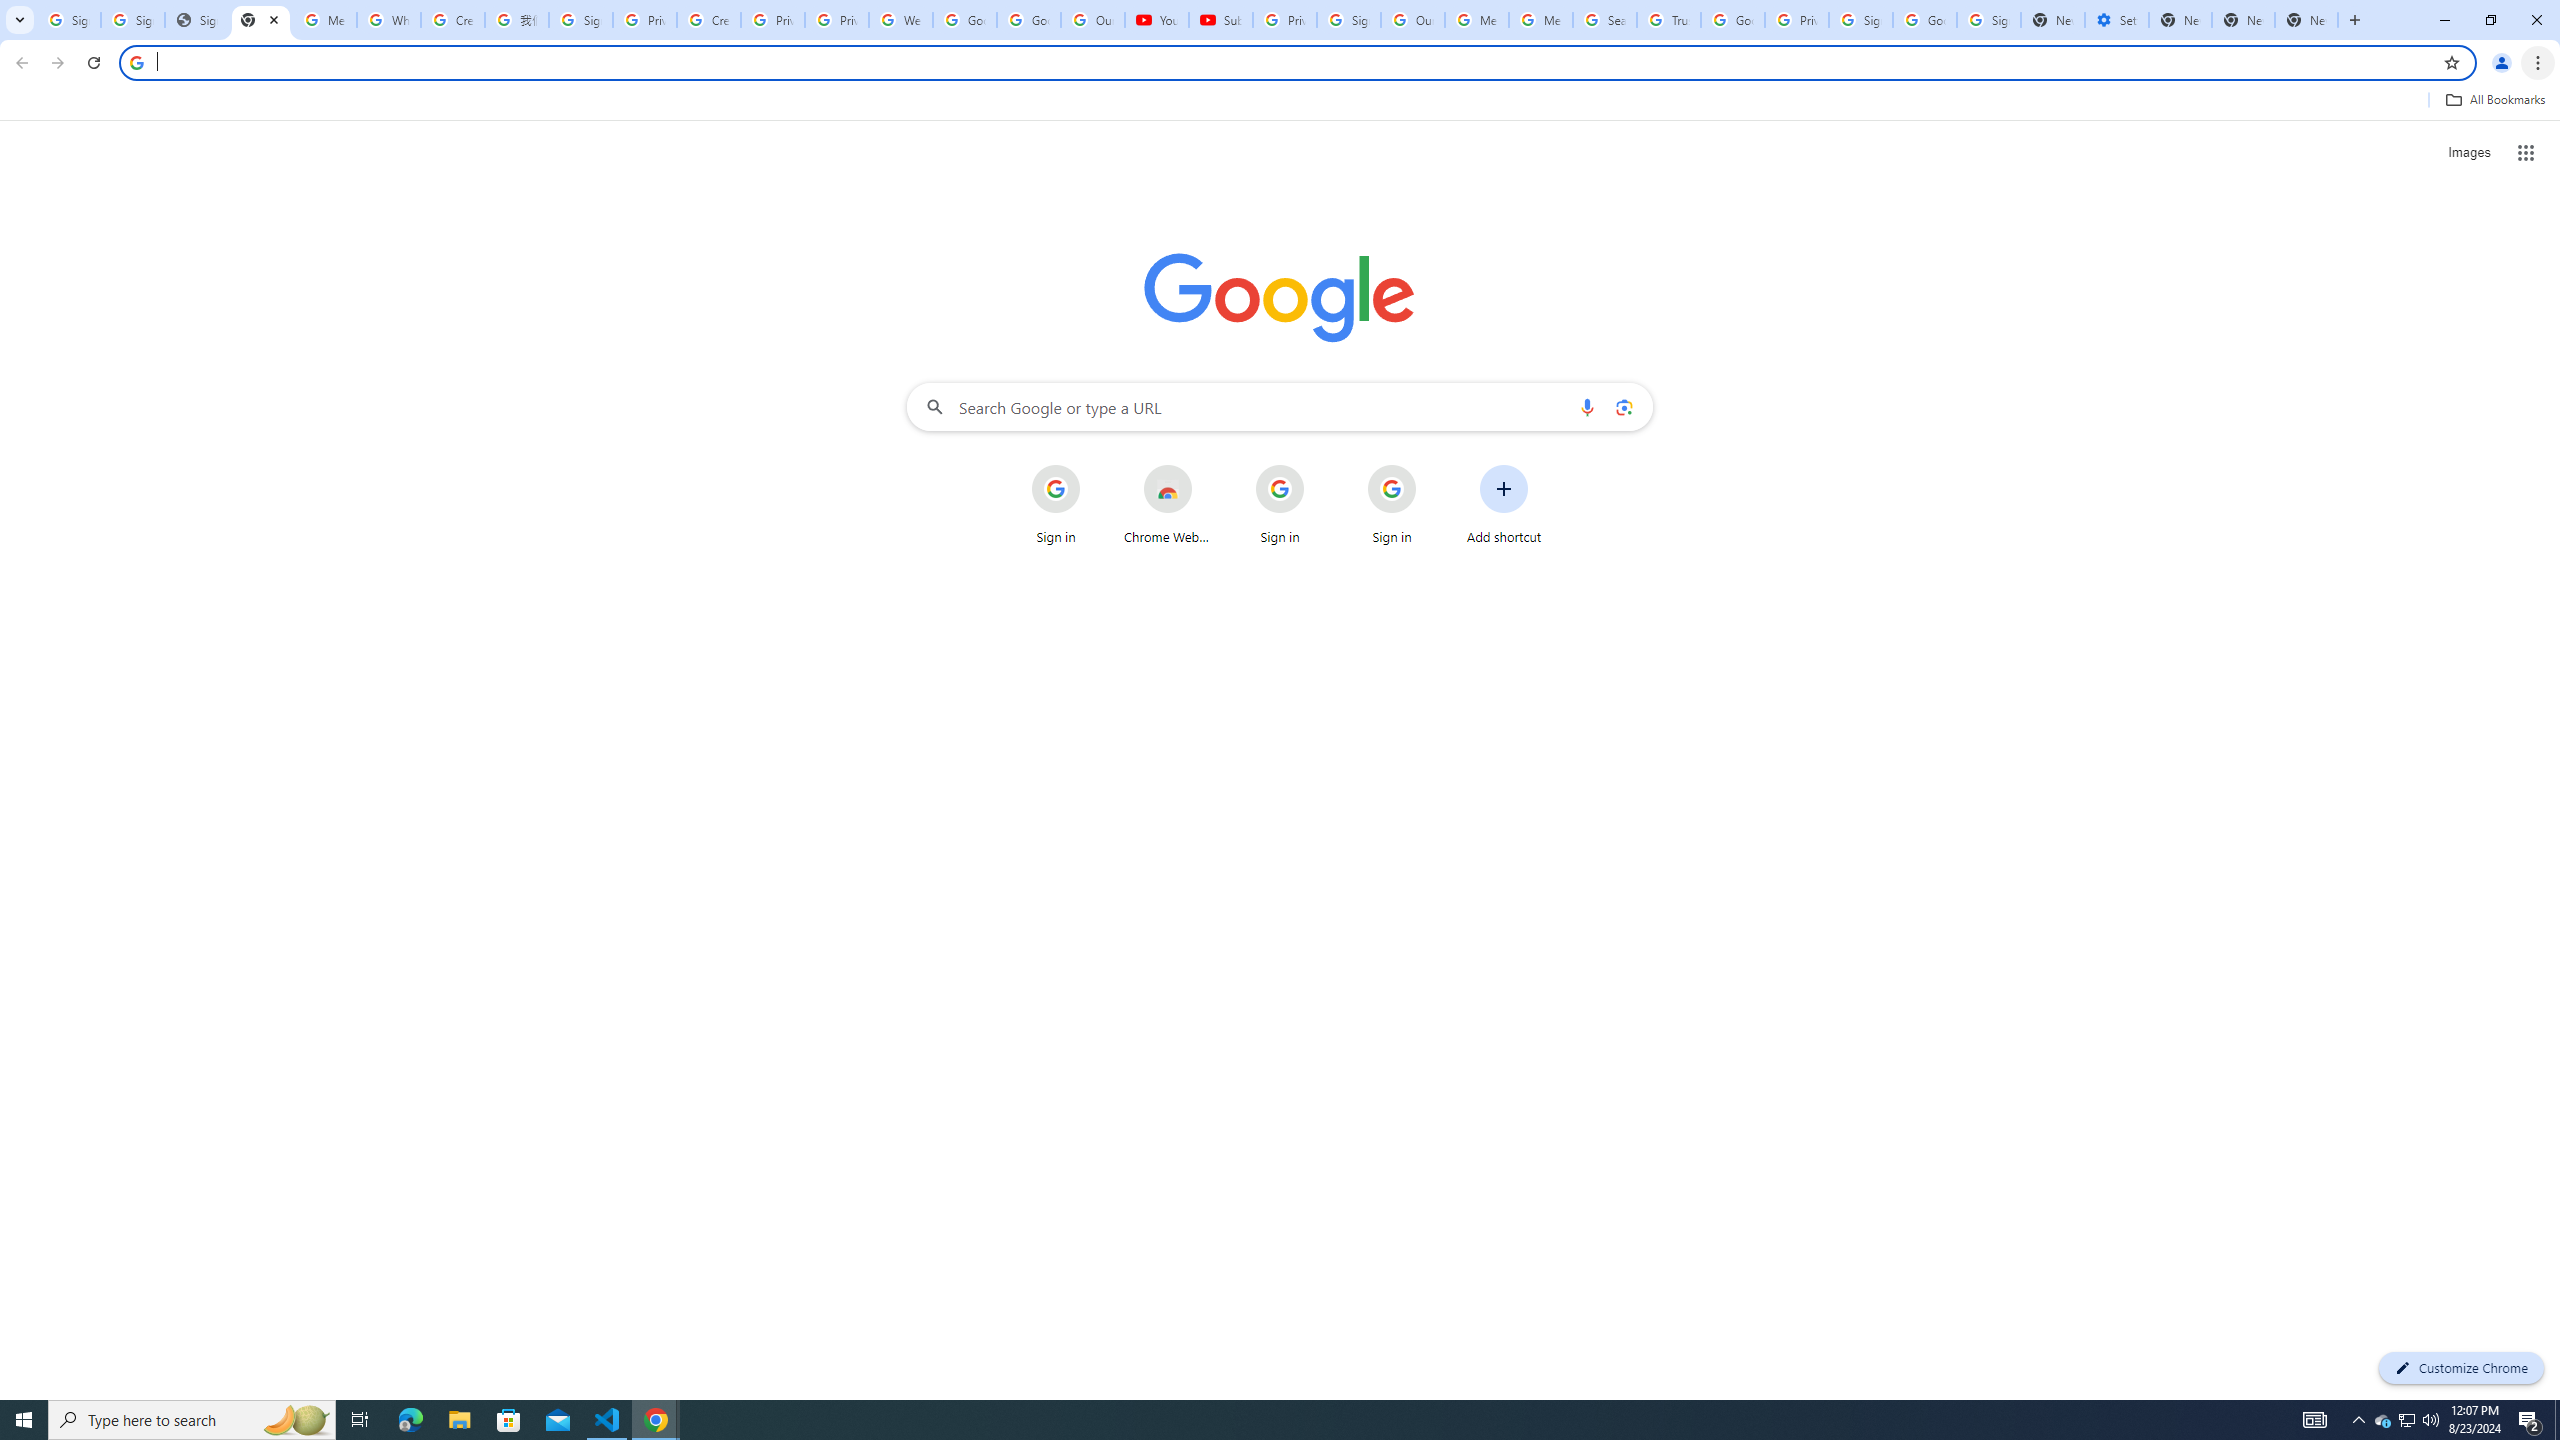 This screenshot has height=1440, width=2560. Describe the element at coordinates (1732, 19) in the screenshot. I see `'Google Ads - Sign in'` at that location.